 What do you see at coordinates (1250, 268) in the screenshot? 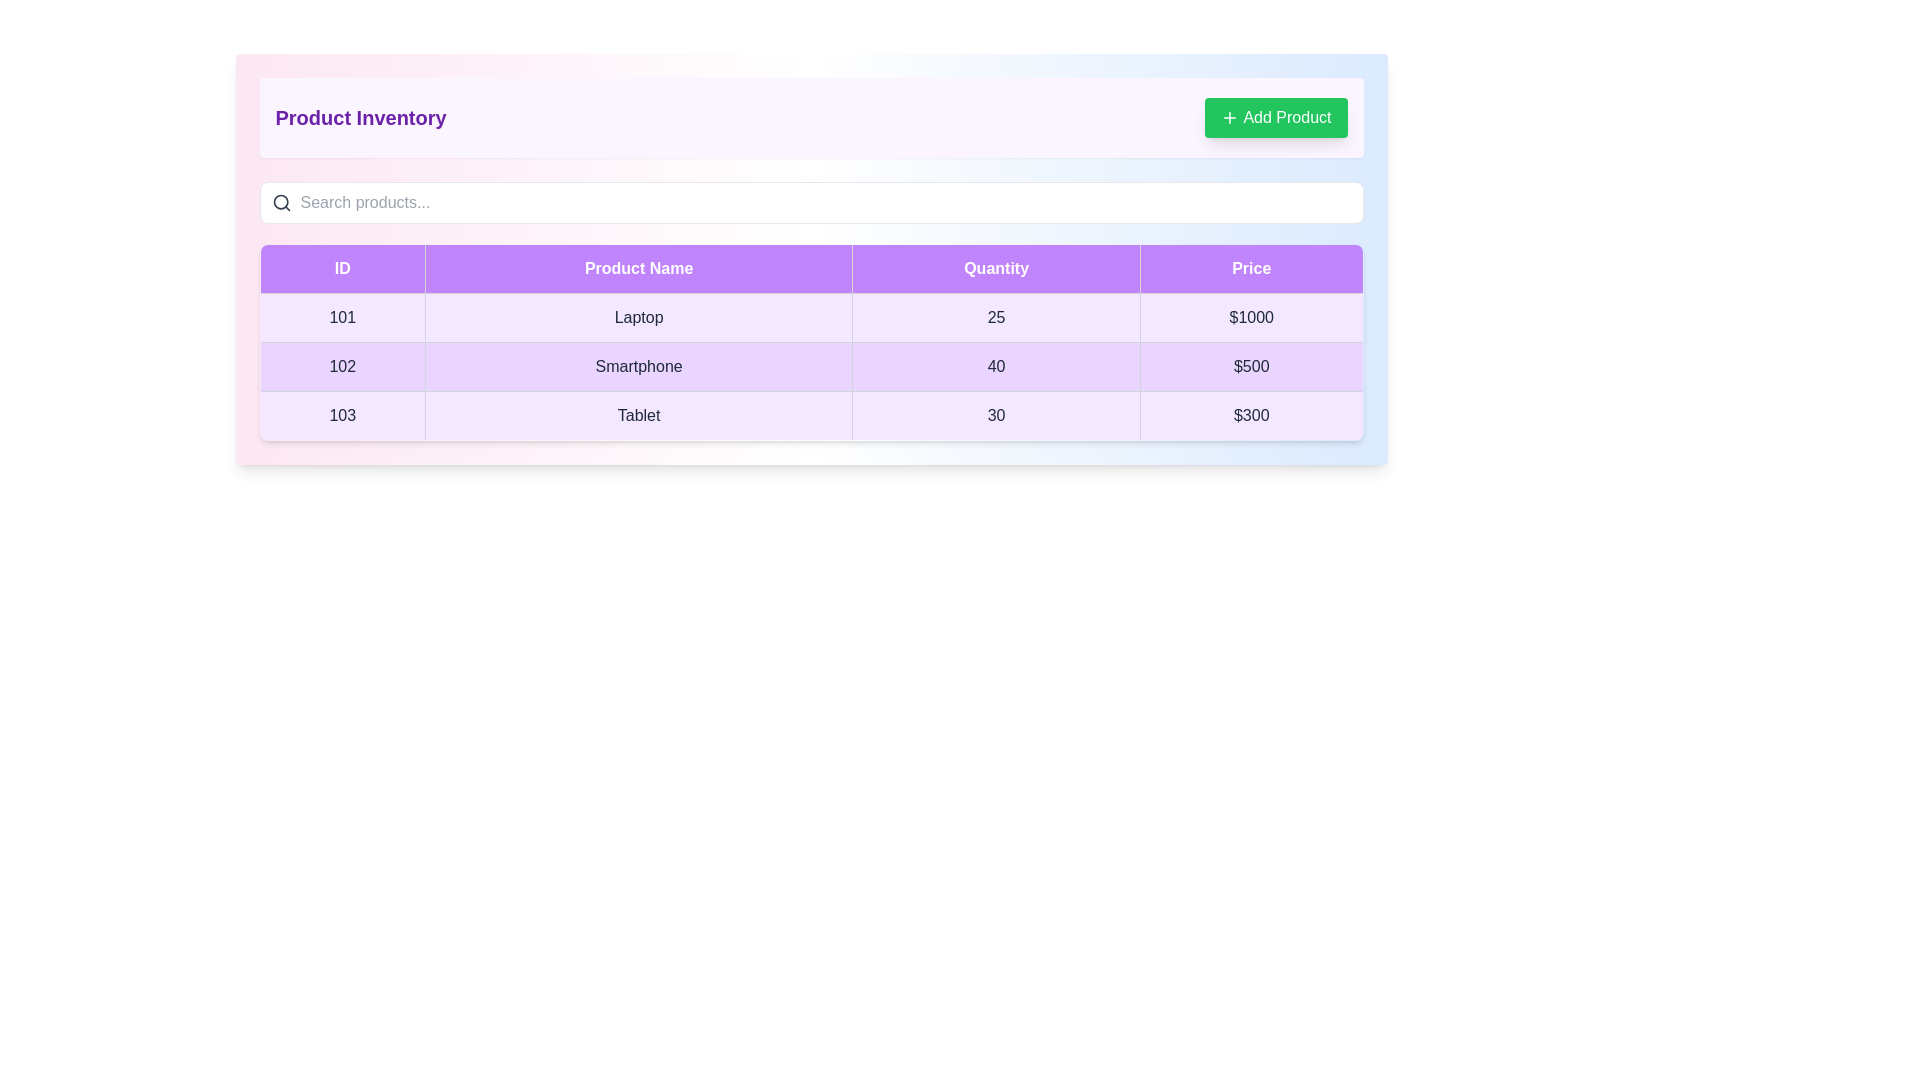
I see `the Table Header Cell labeled 'Price', which is the fourth column header in the table, featuring a white text on a purple background` at bounding box center [1250, 268].